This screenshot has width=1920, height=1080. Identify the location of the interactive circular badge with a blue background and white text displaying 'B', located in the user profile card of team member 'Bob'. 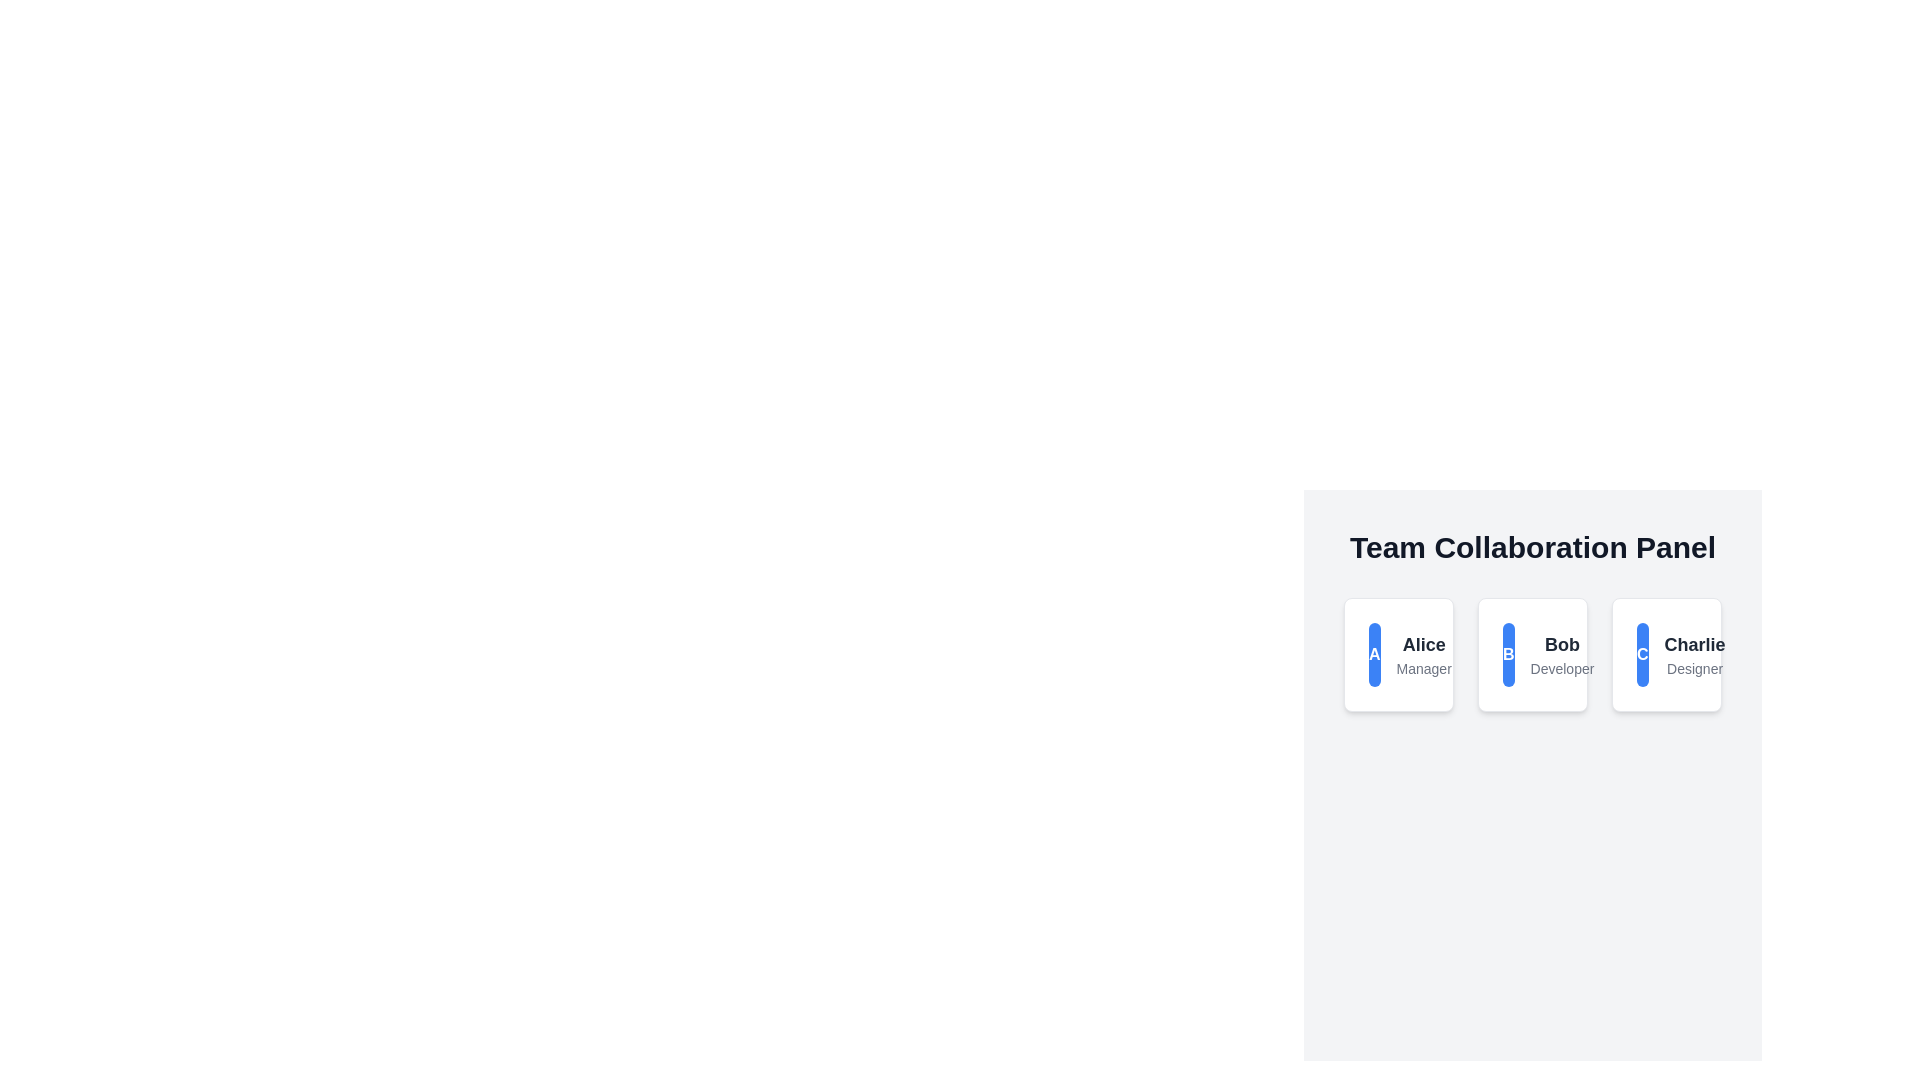
(1508, 655).